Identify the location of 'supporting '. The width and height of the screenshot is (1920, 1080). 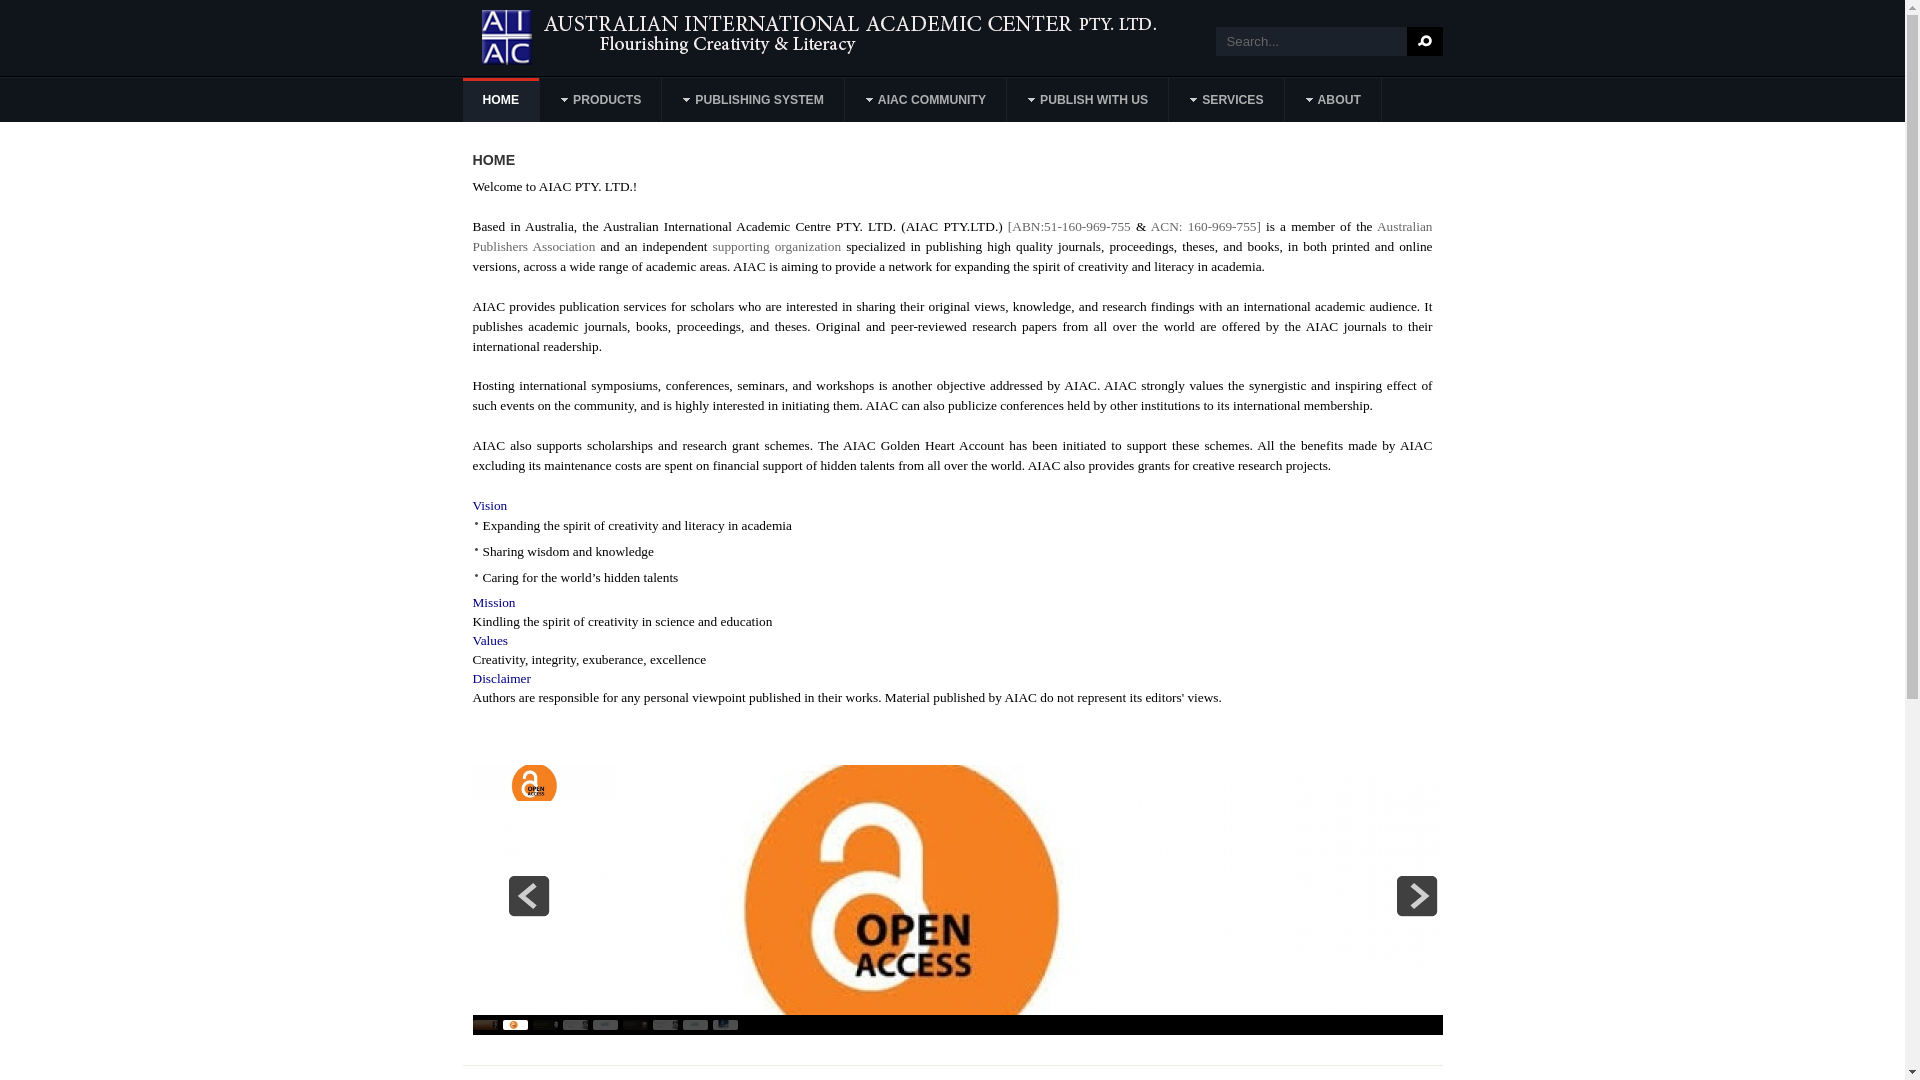
(743, 245).